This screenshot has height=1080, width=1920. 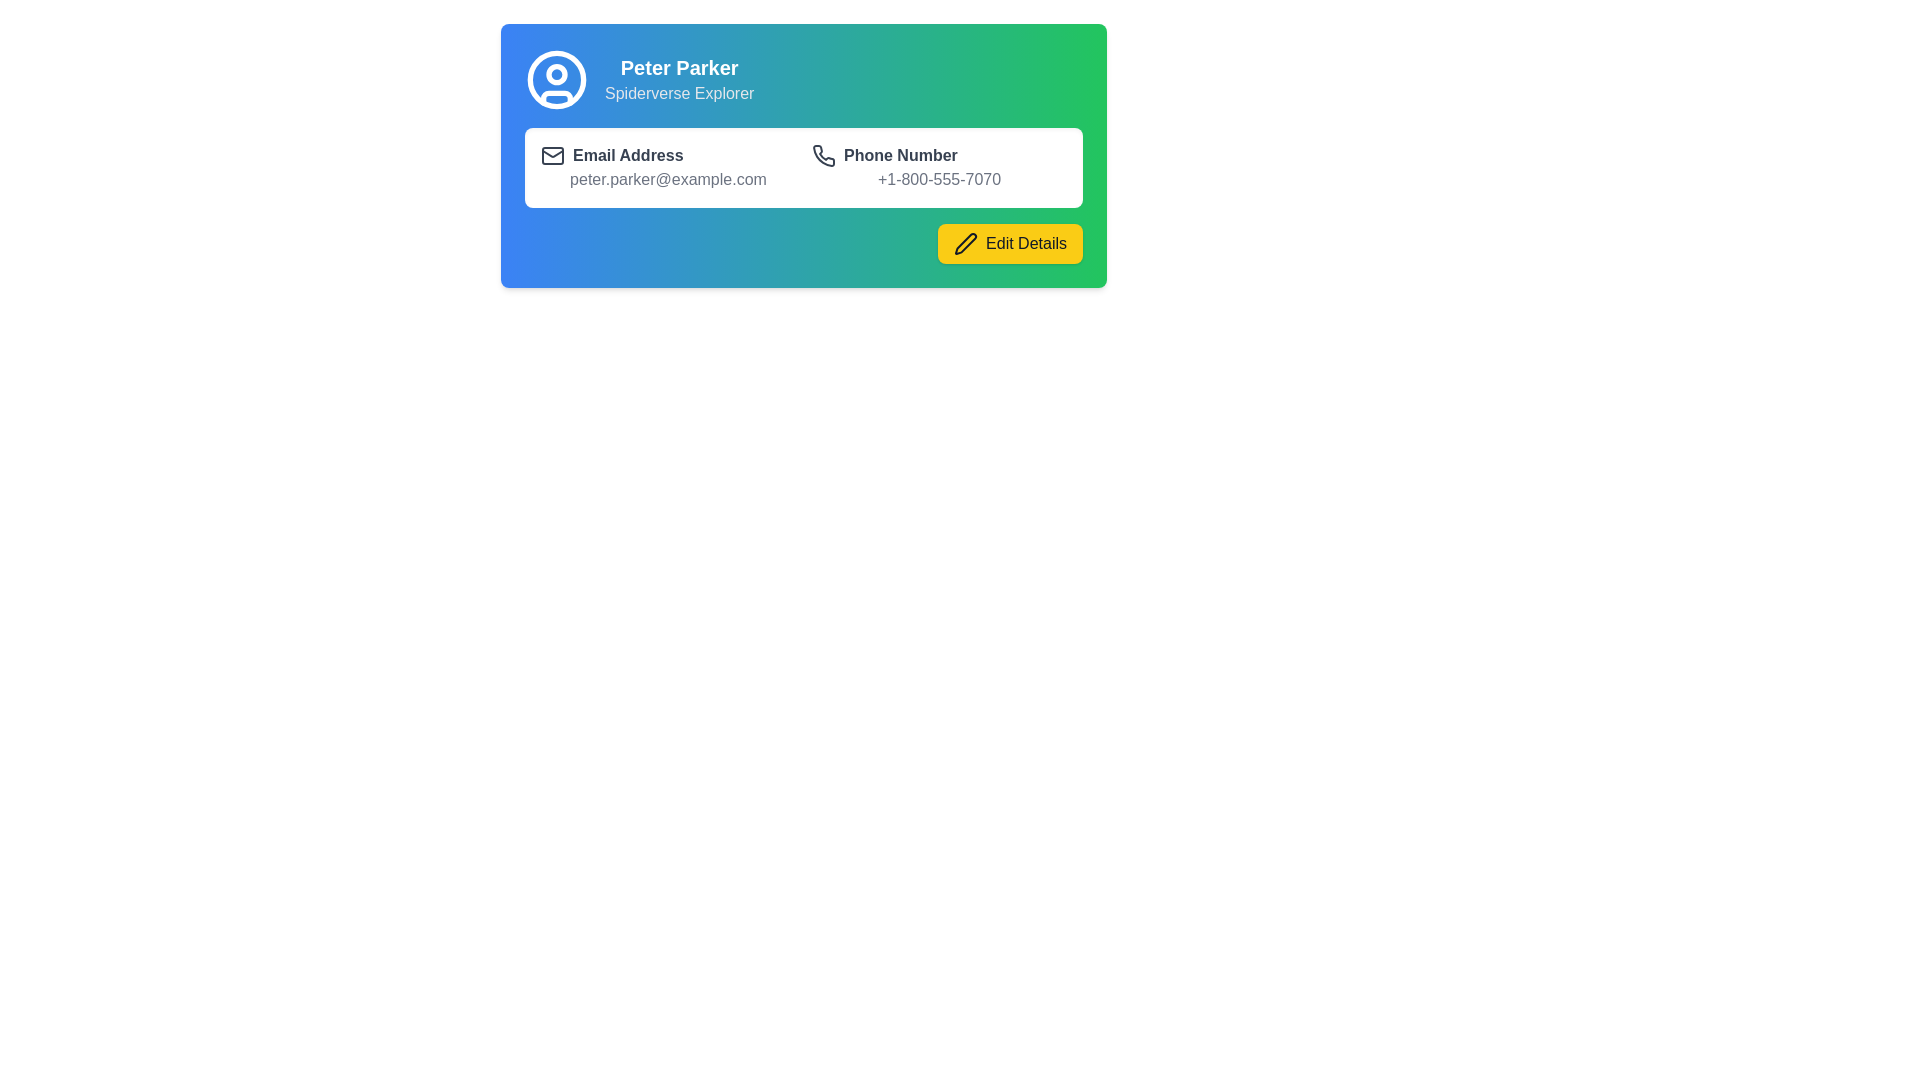 What do you see at coordinates (824, 154) in the screenshot?
I see `the phone icon, which is styled with a thin outline and a curved handle, located to the left of the 'Phone Number' label in the contact details section` at bounding box center [824, 154].